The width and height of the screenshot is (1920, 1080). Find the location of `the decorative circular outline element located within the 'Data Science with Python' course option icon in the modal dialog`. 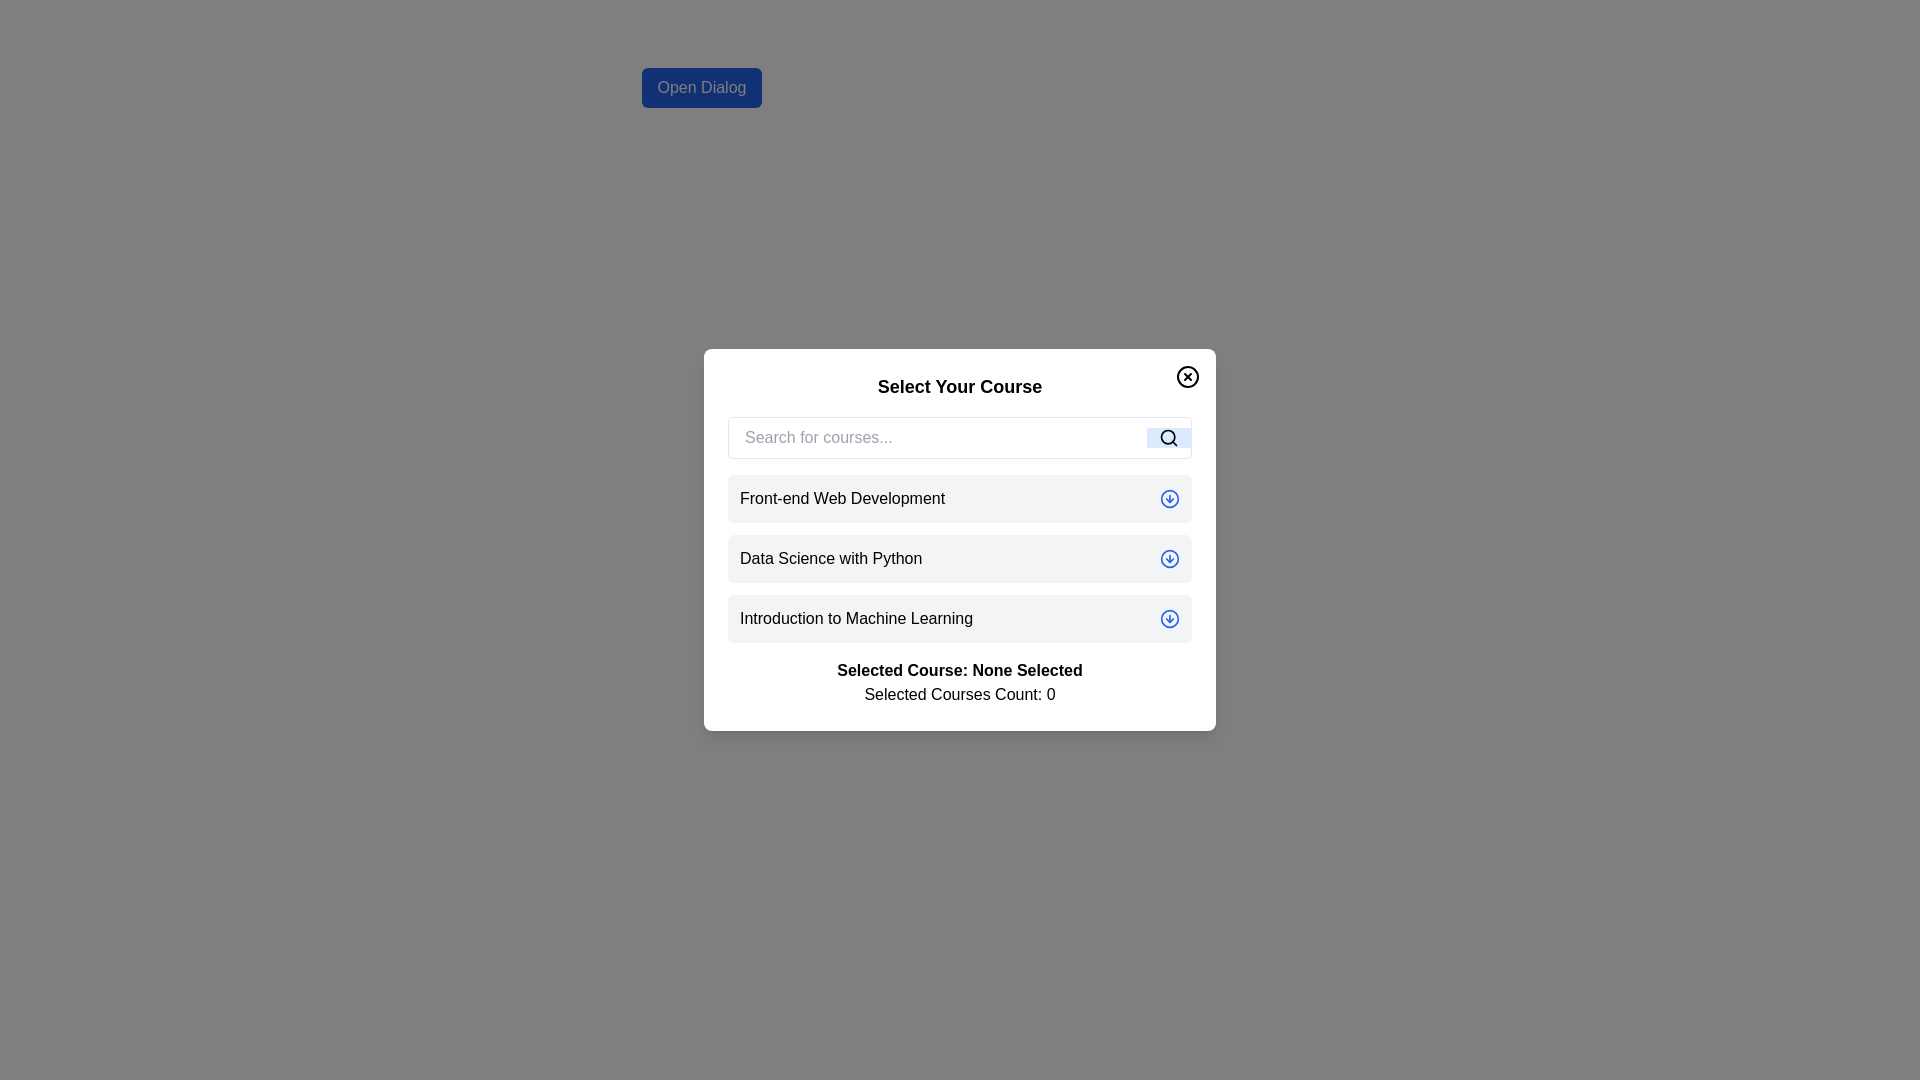

the decorative circular outline element located within the 'Data Science with Python' course option icon in the modal dialog is located at coordinates (1170, 559).